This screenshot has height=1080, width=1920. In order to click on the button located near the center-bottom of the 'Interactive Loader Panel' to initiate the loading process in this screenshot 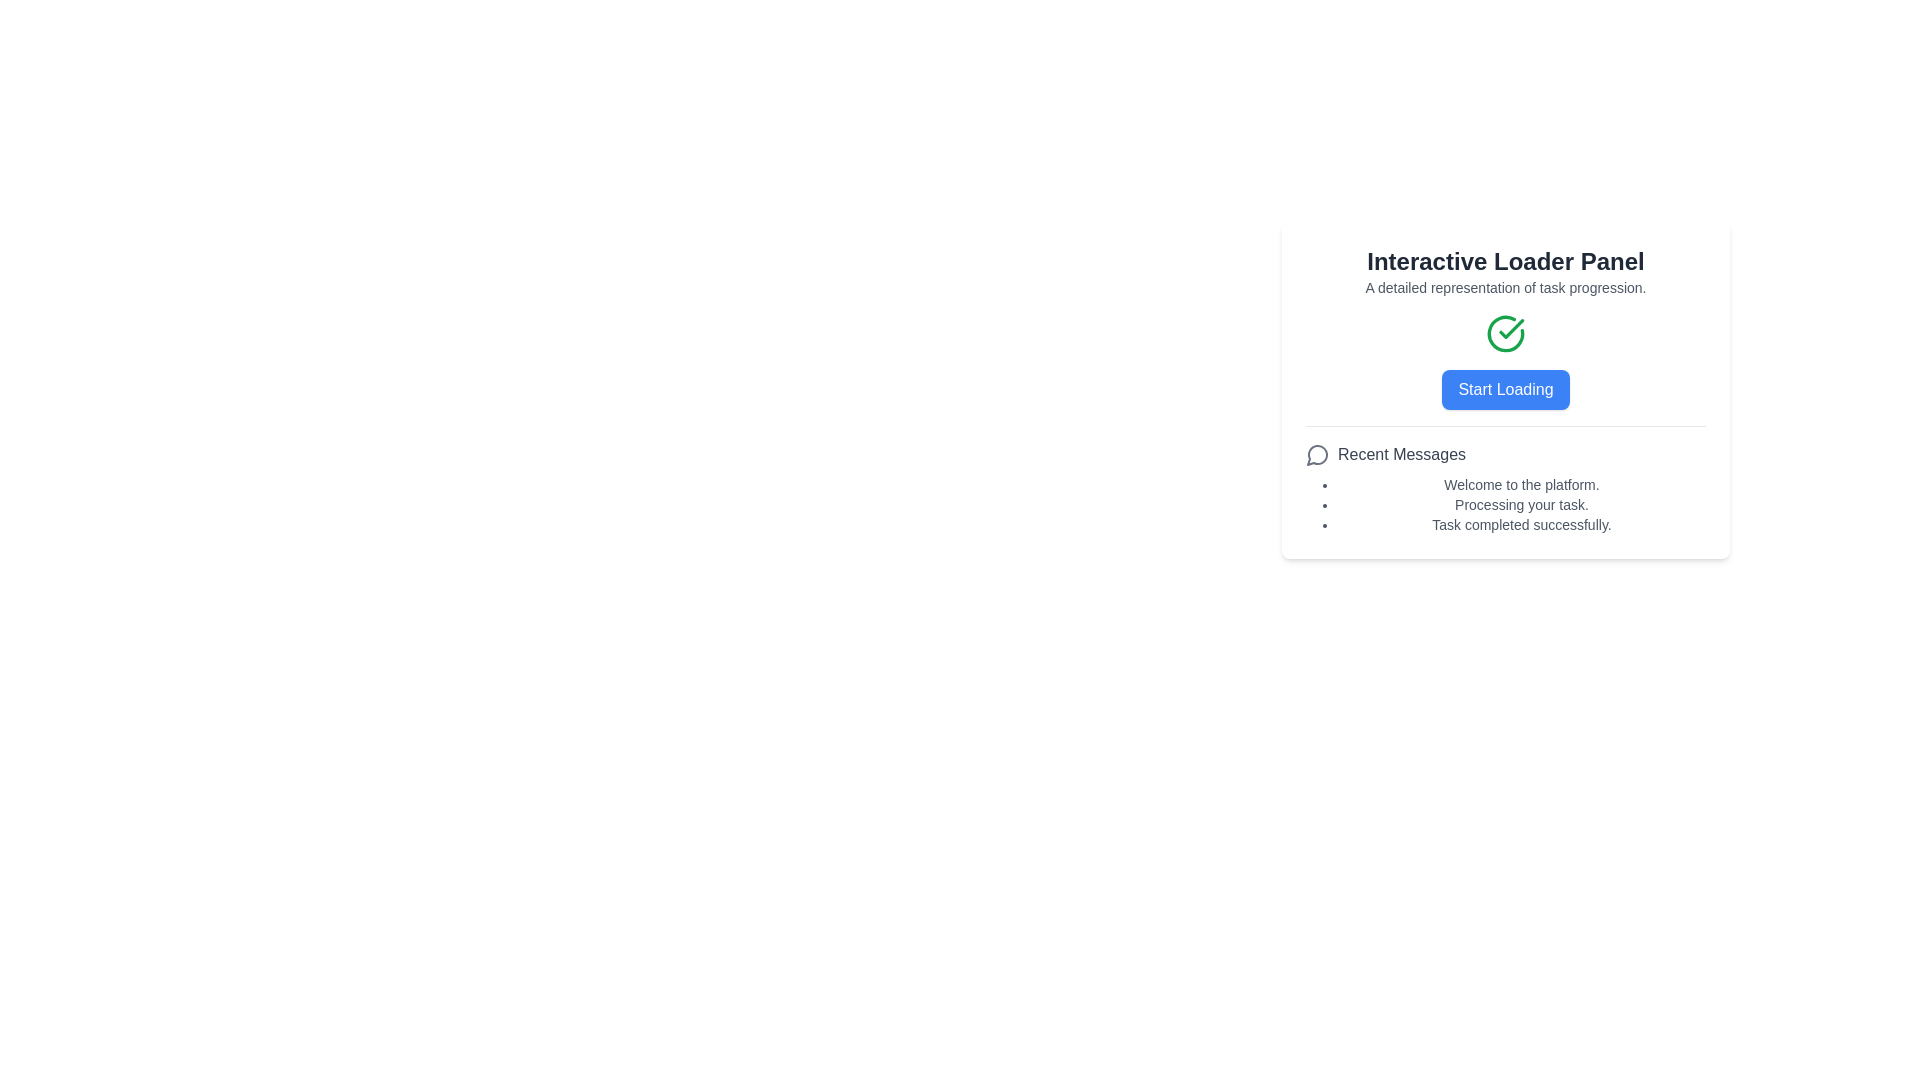, I will do `click(1506, 389)`.